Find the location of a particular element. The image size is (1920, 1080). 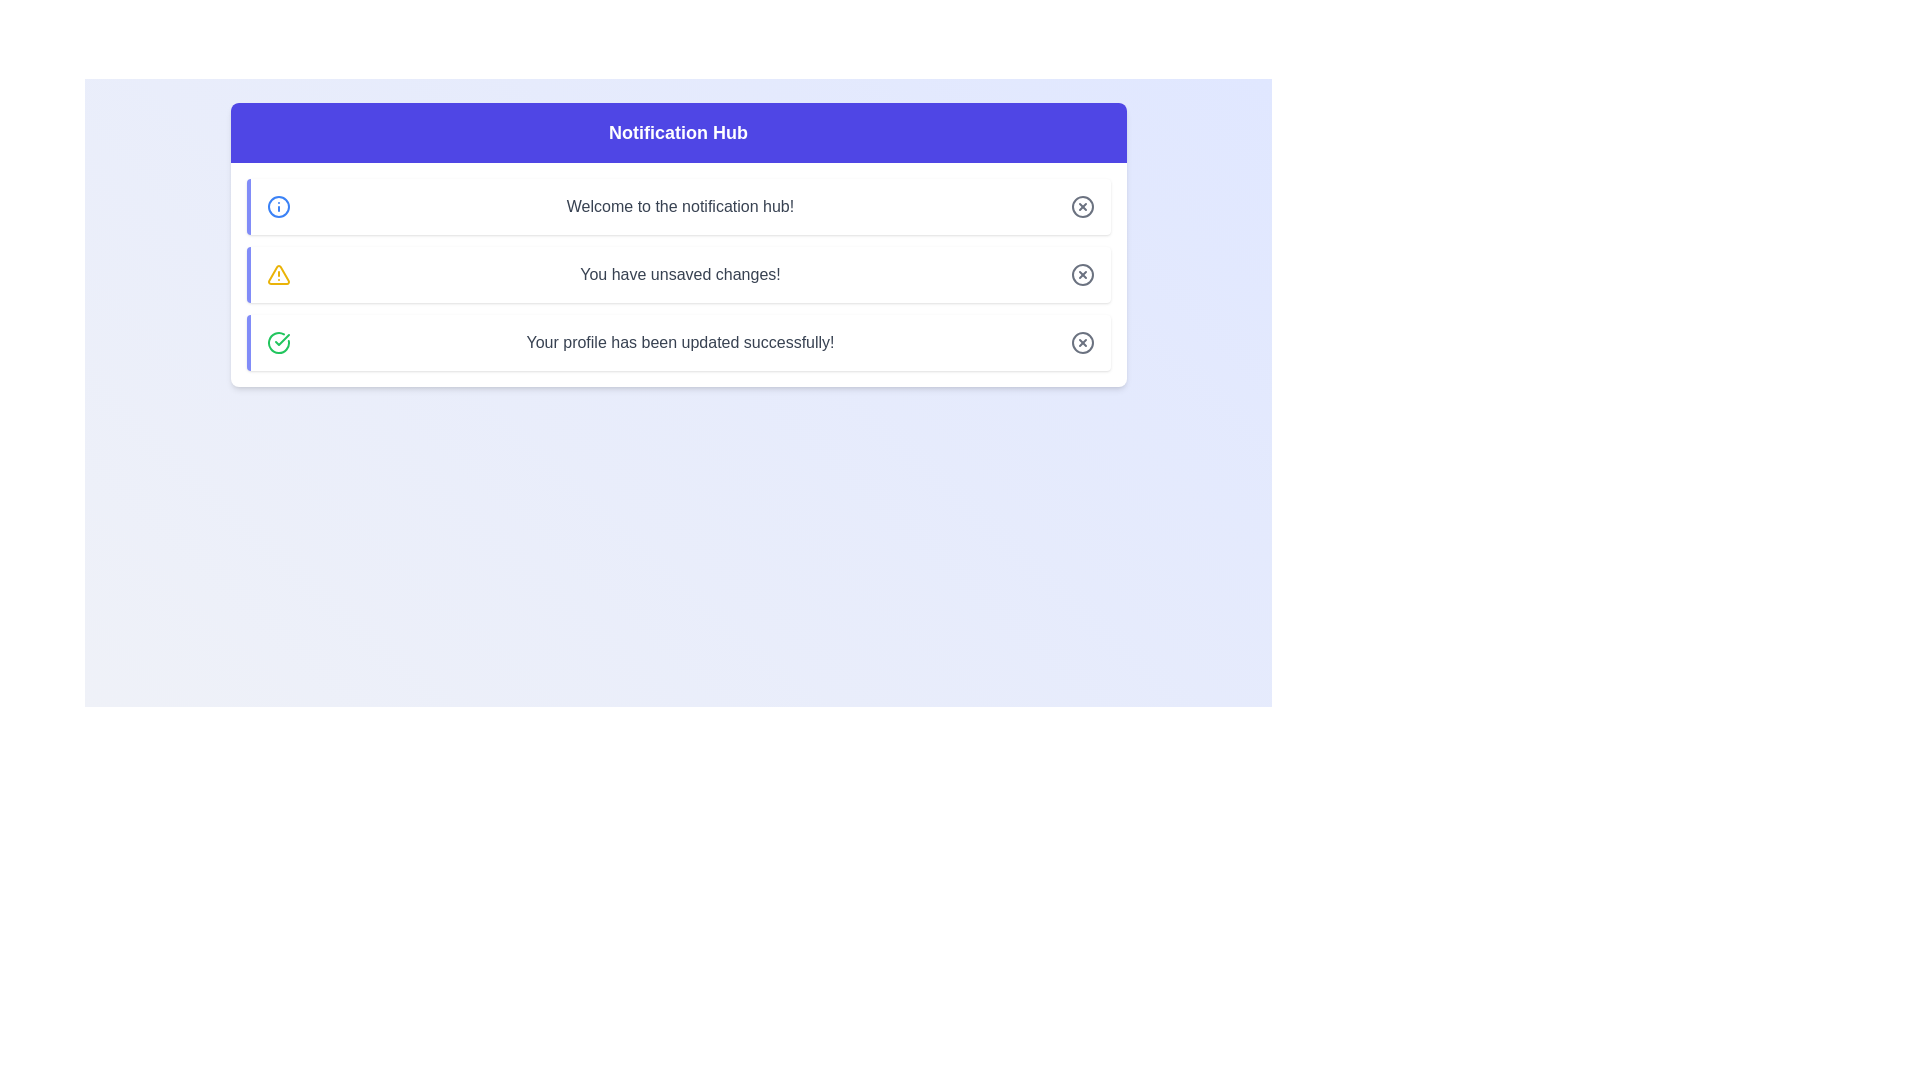

the small circular button with a cross icon inside, located in the bottom-right corner of the notification message that states 'Your profile has been updated successfully!' is located at coordinates (1081, 342).